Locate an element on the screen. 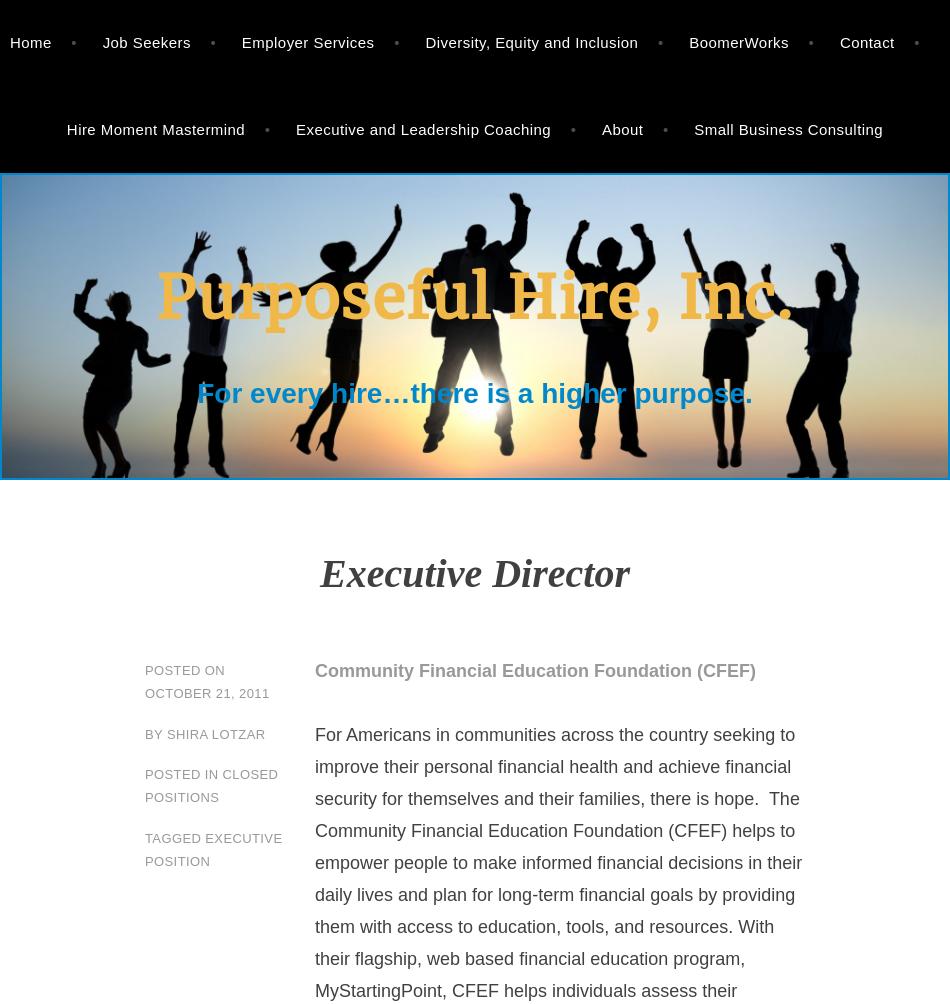 This screenshot has width=950, height=1004. 'Employer Services' is located at coordinates (306, 42).